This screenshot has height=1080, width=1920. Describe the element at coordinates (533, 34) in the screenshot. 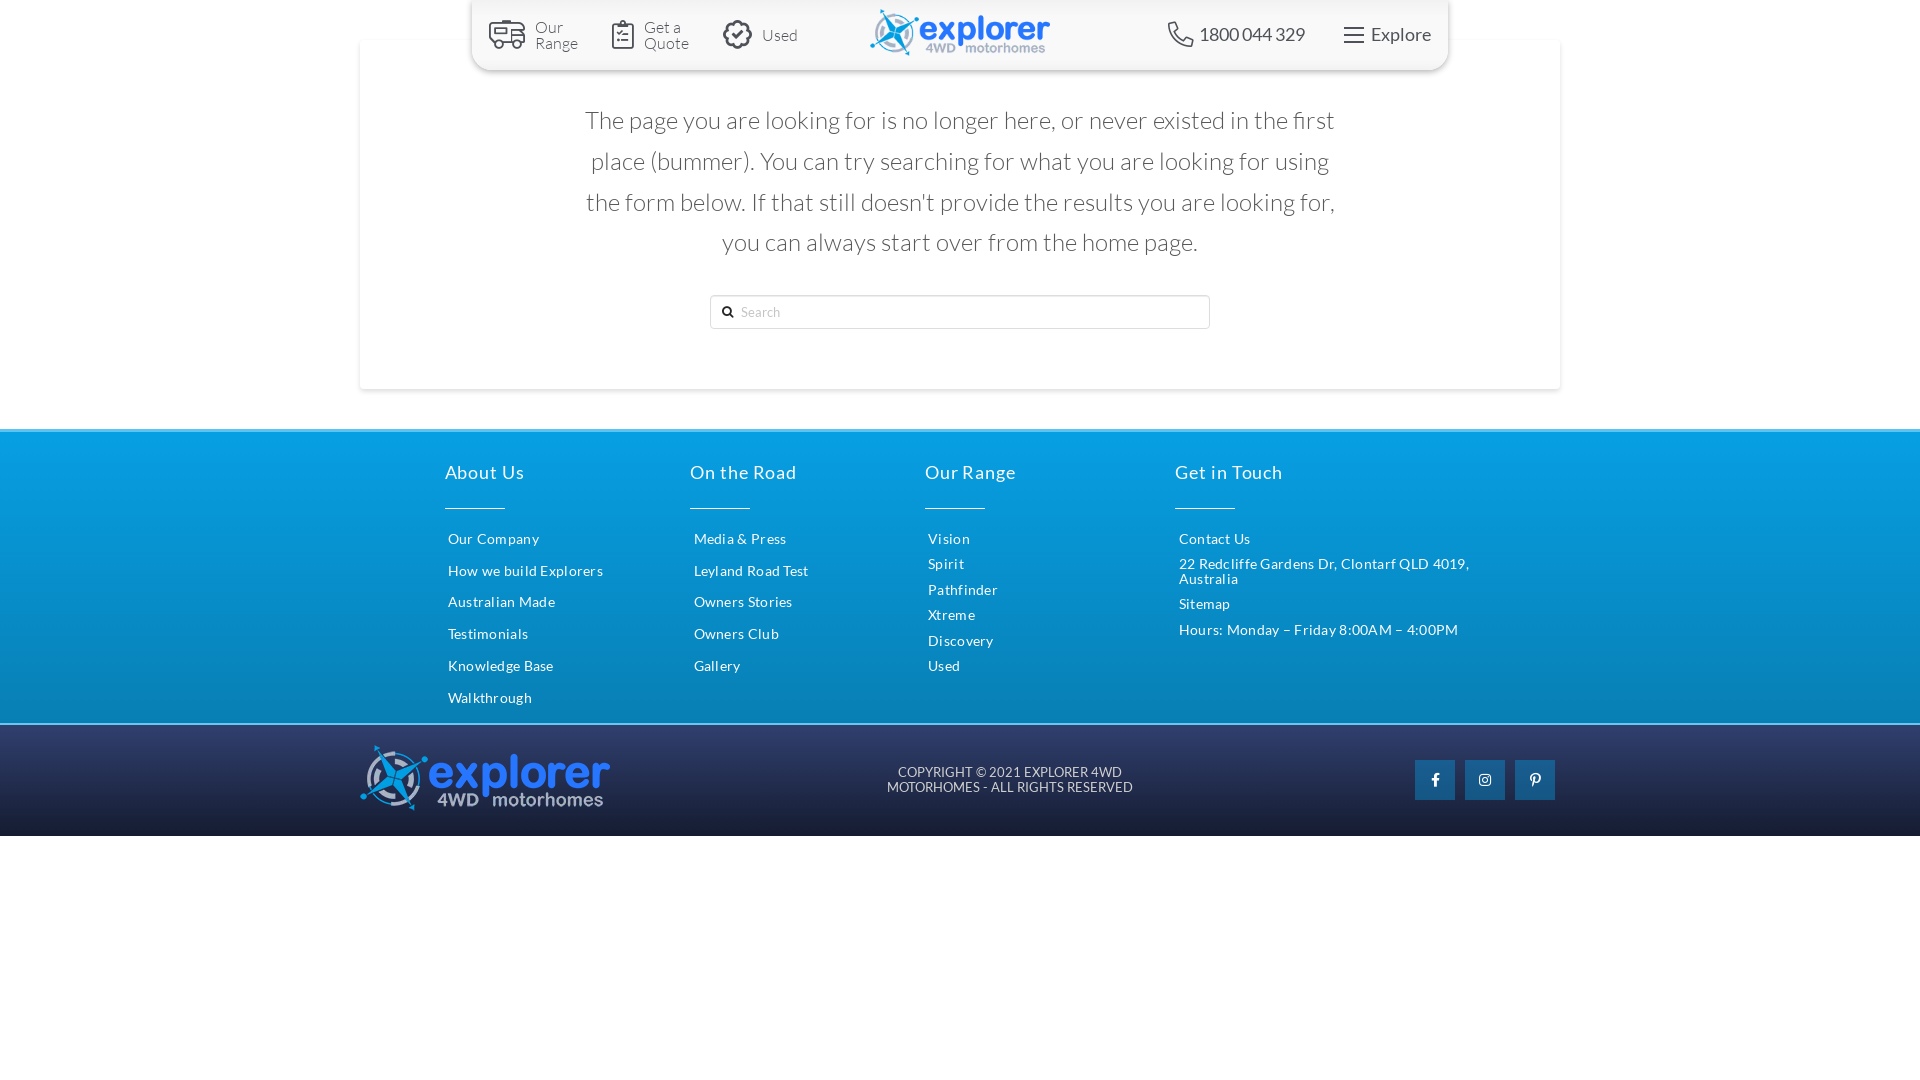

I see `'Our` at that location.